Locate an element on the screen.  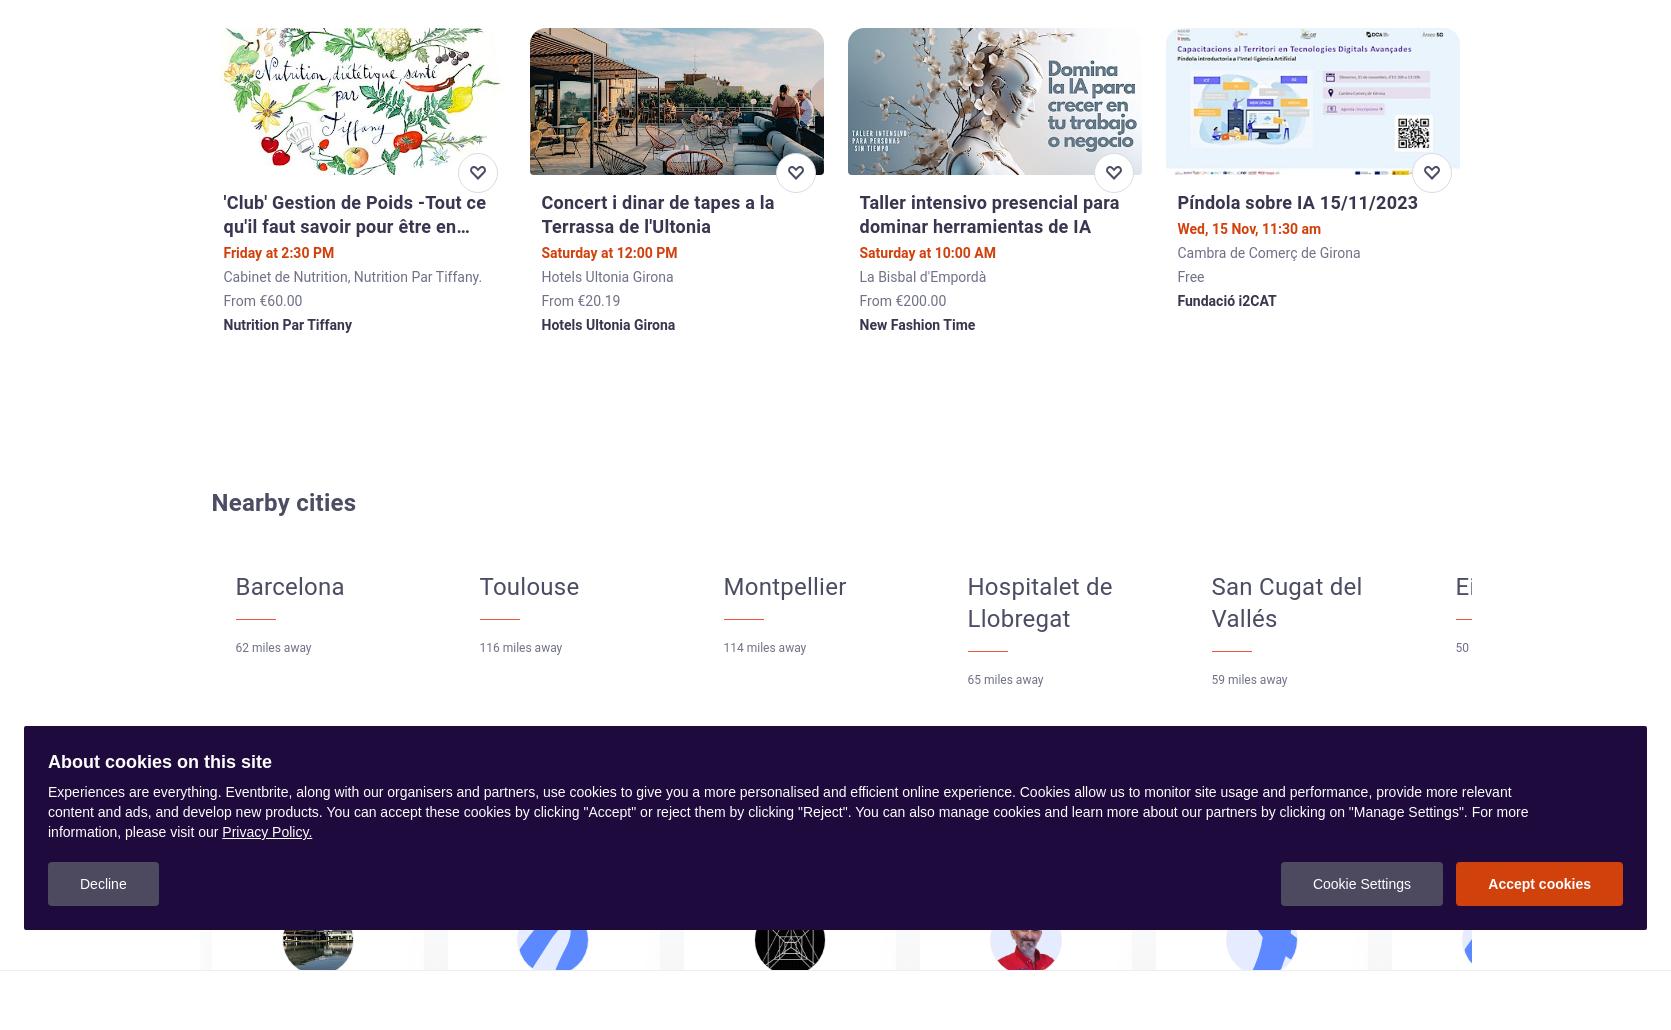
'Hospitalet de Llobregat' is located at coordinates (1038, 601).